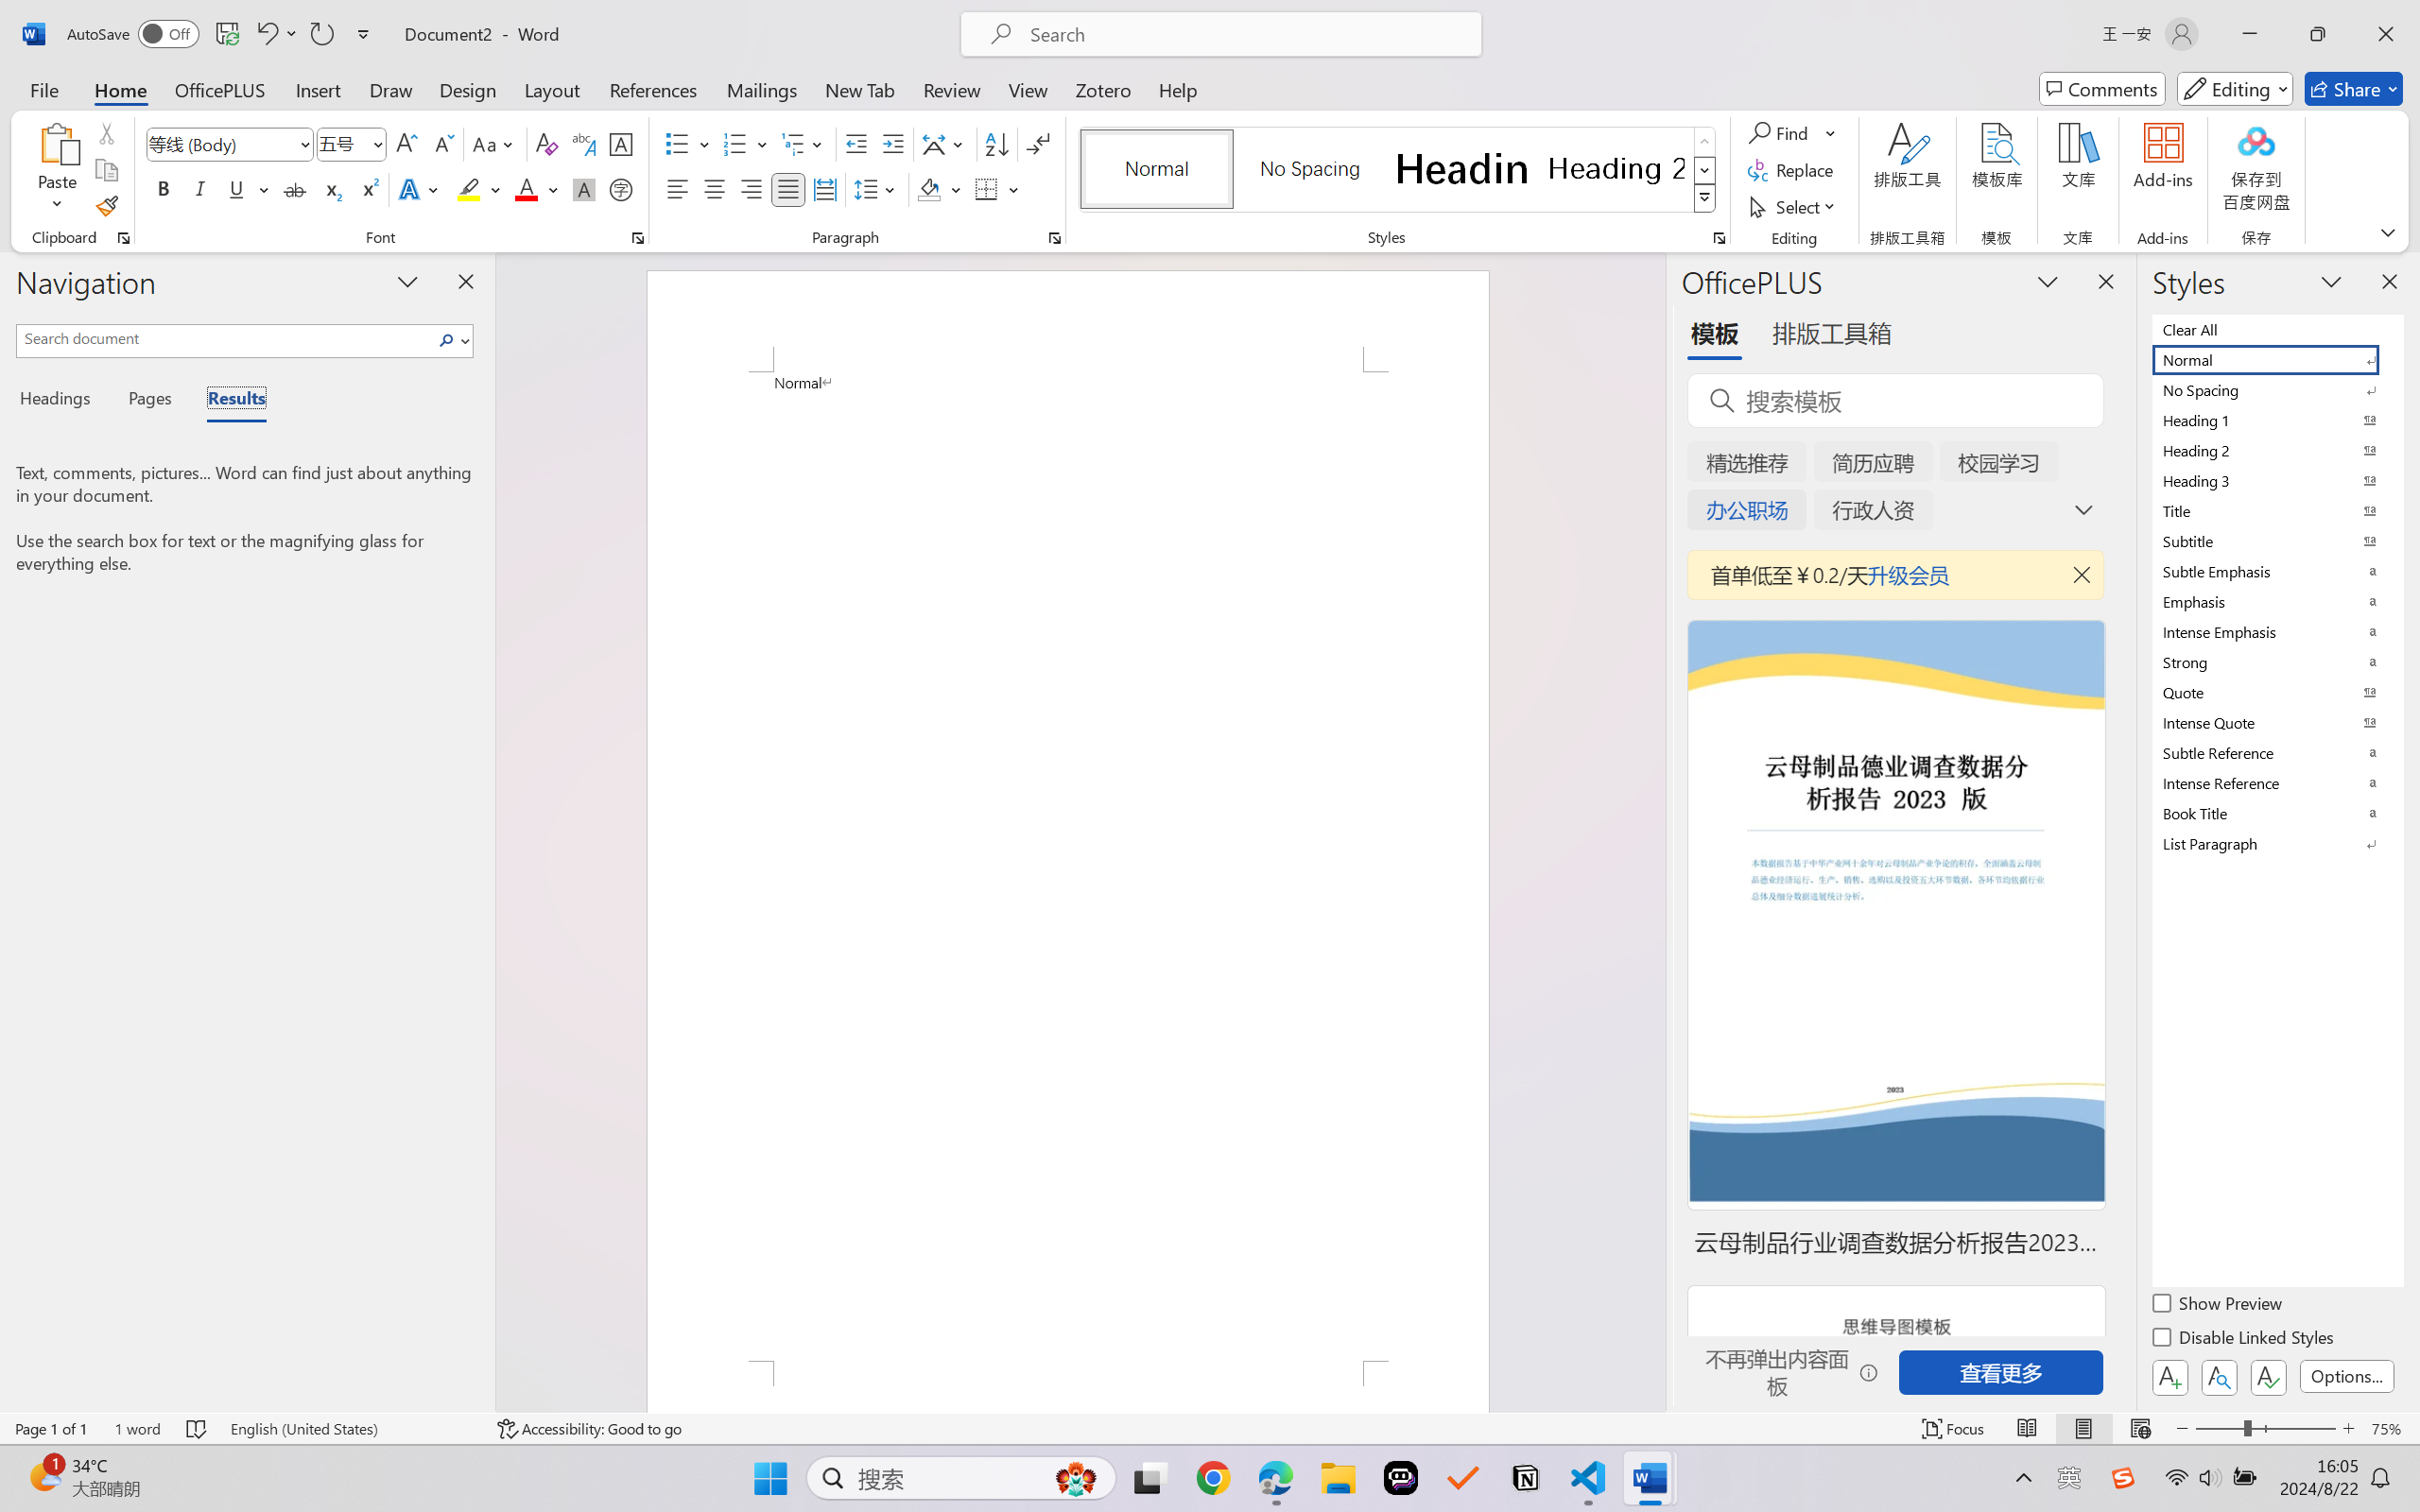  I want to click on 'Show/Hide Editing Marks', so click(1037, 144).